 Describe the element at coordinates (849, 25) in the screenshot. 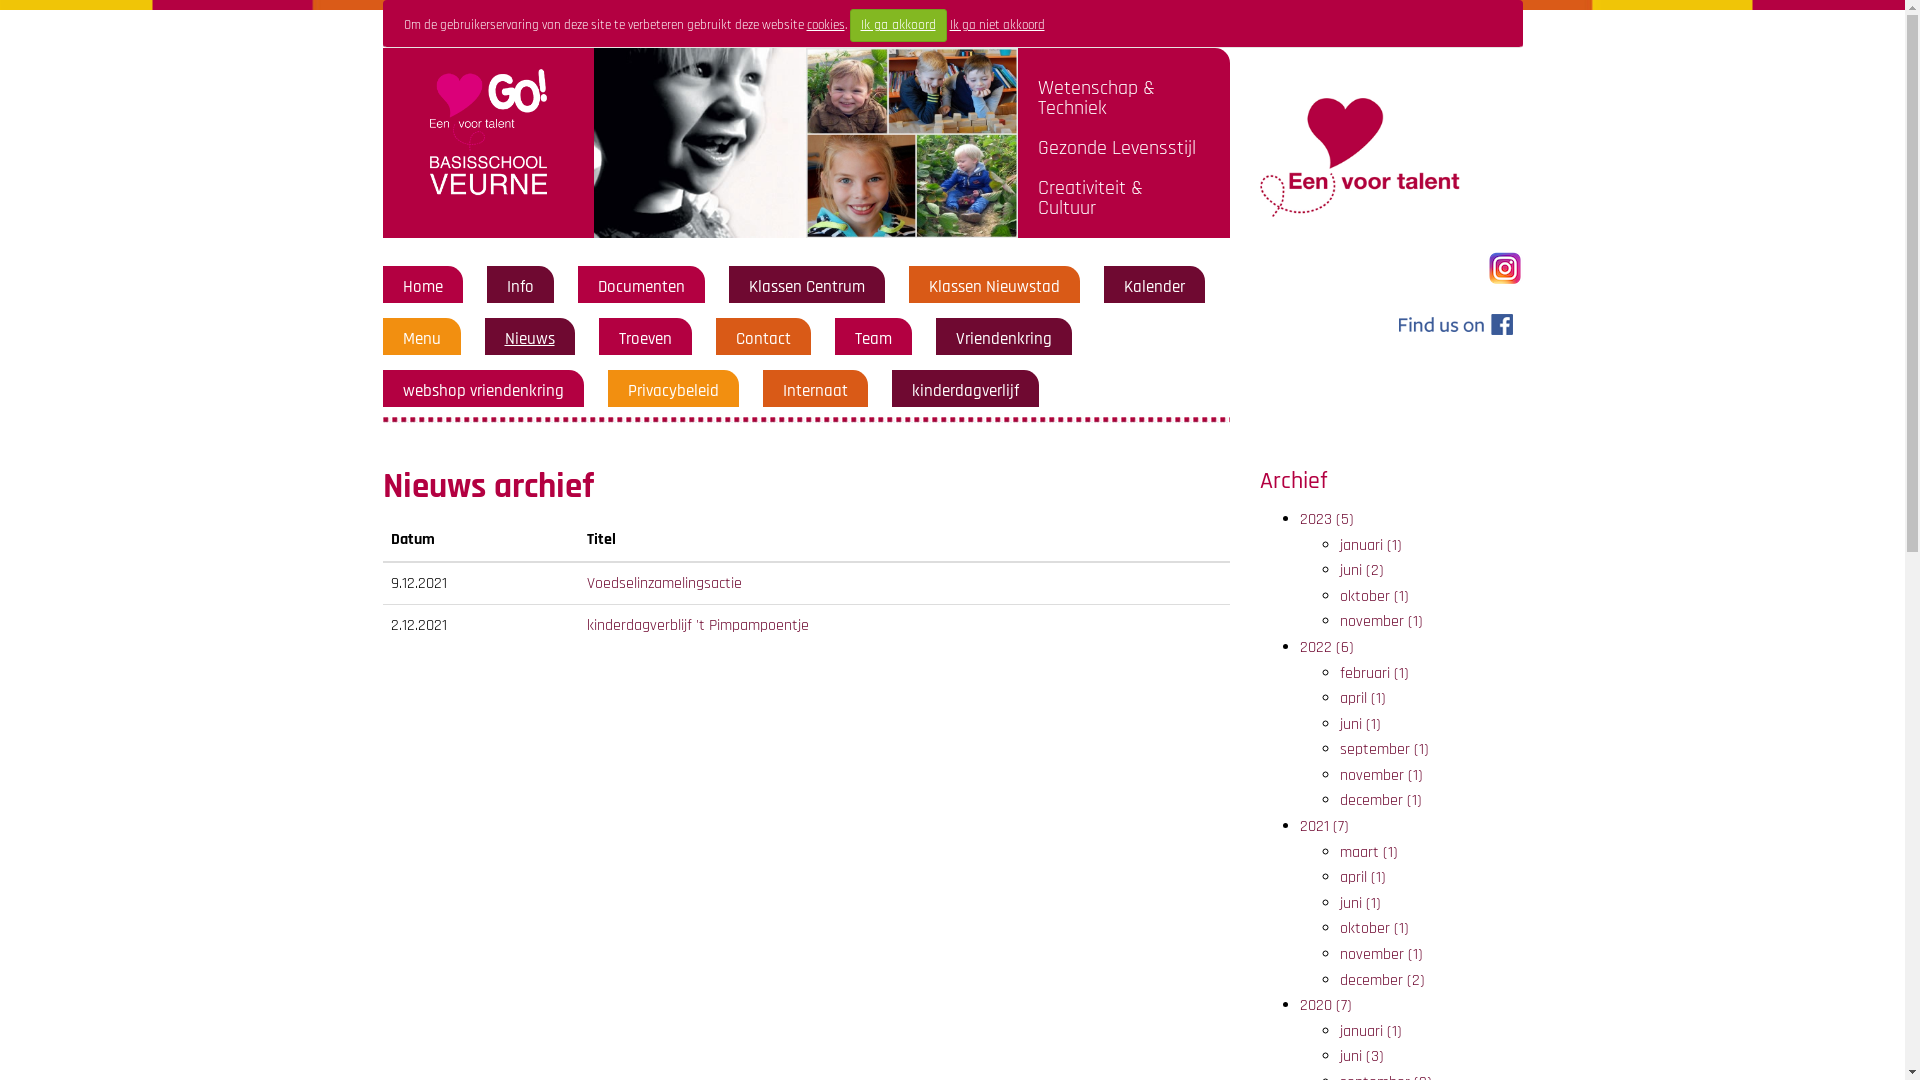

I see `'Ik ga akkoord'` at that location.